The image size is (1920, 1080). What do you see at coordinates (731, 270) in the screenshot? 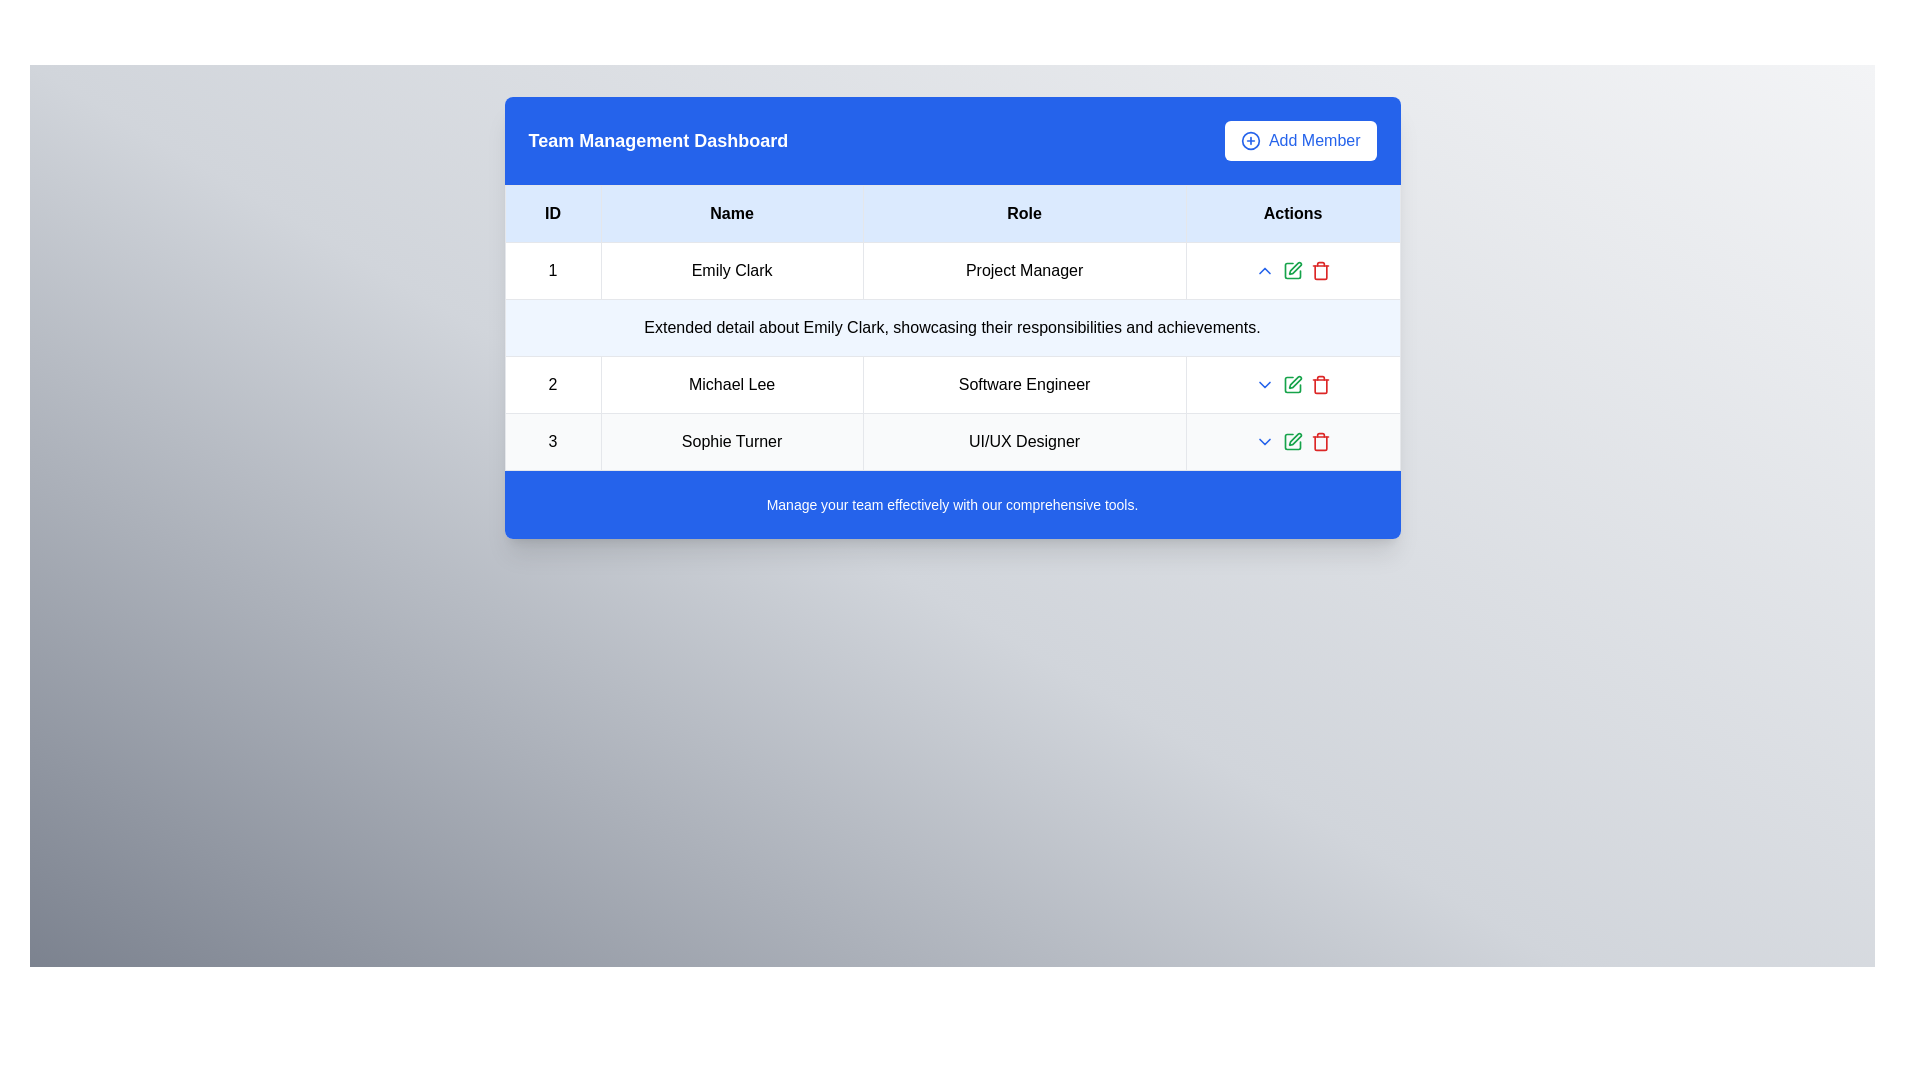
I see `the text label indicating 'Emily Clark' located in the first row of a table, specifically in the second column beneath the 'Name' header` at bounding box center [731, 270].